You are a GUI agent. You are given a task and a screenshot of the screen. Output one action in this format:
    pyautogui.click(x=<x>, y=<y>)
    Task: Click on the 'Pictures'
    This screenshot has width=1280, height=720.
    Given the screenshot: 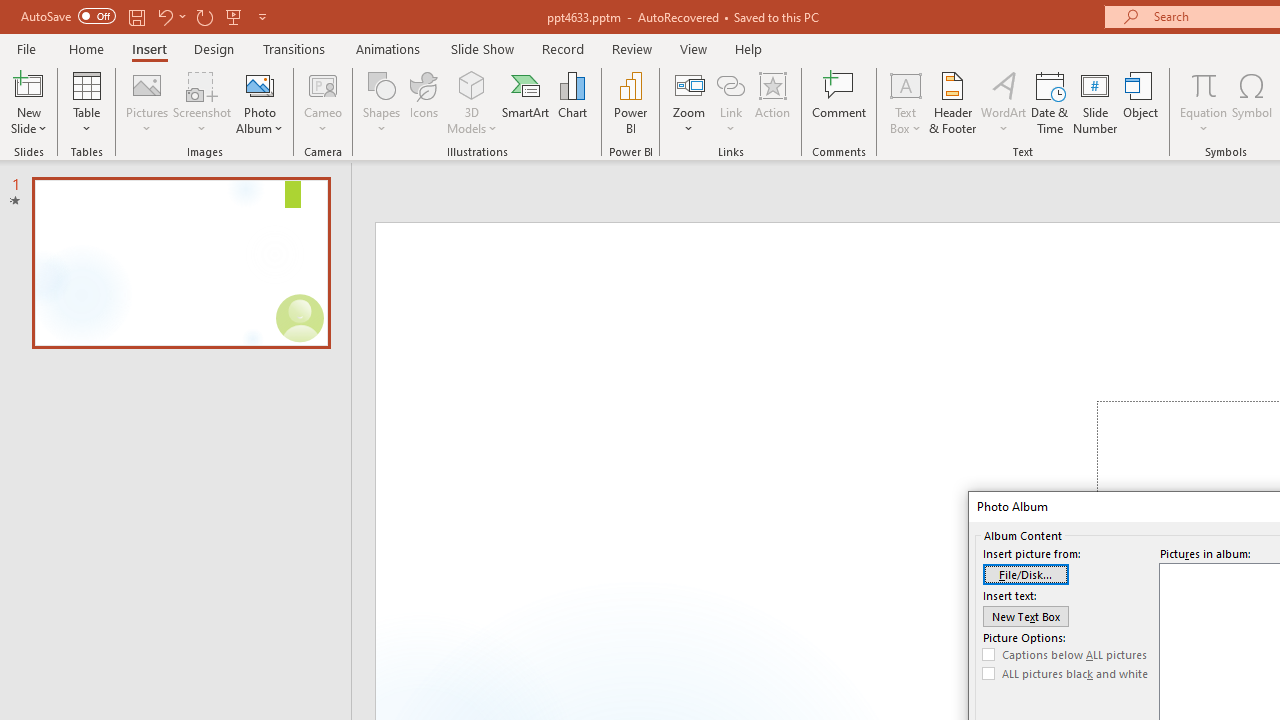 What is the action you would take?
    pyautogui.click(x=146, y=103)
    